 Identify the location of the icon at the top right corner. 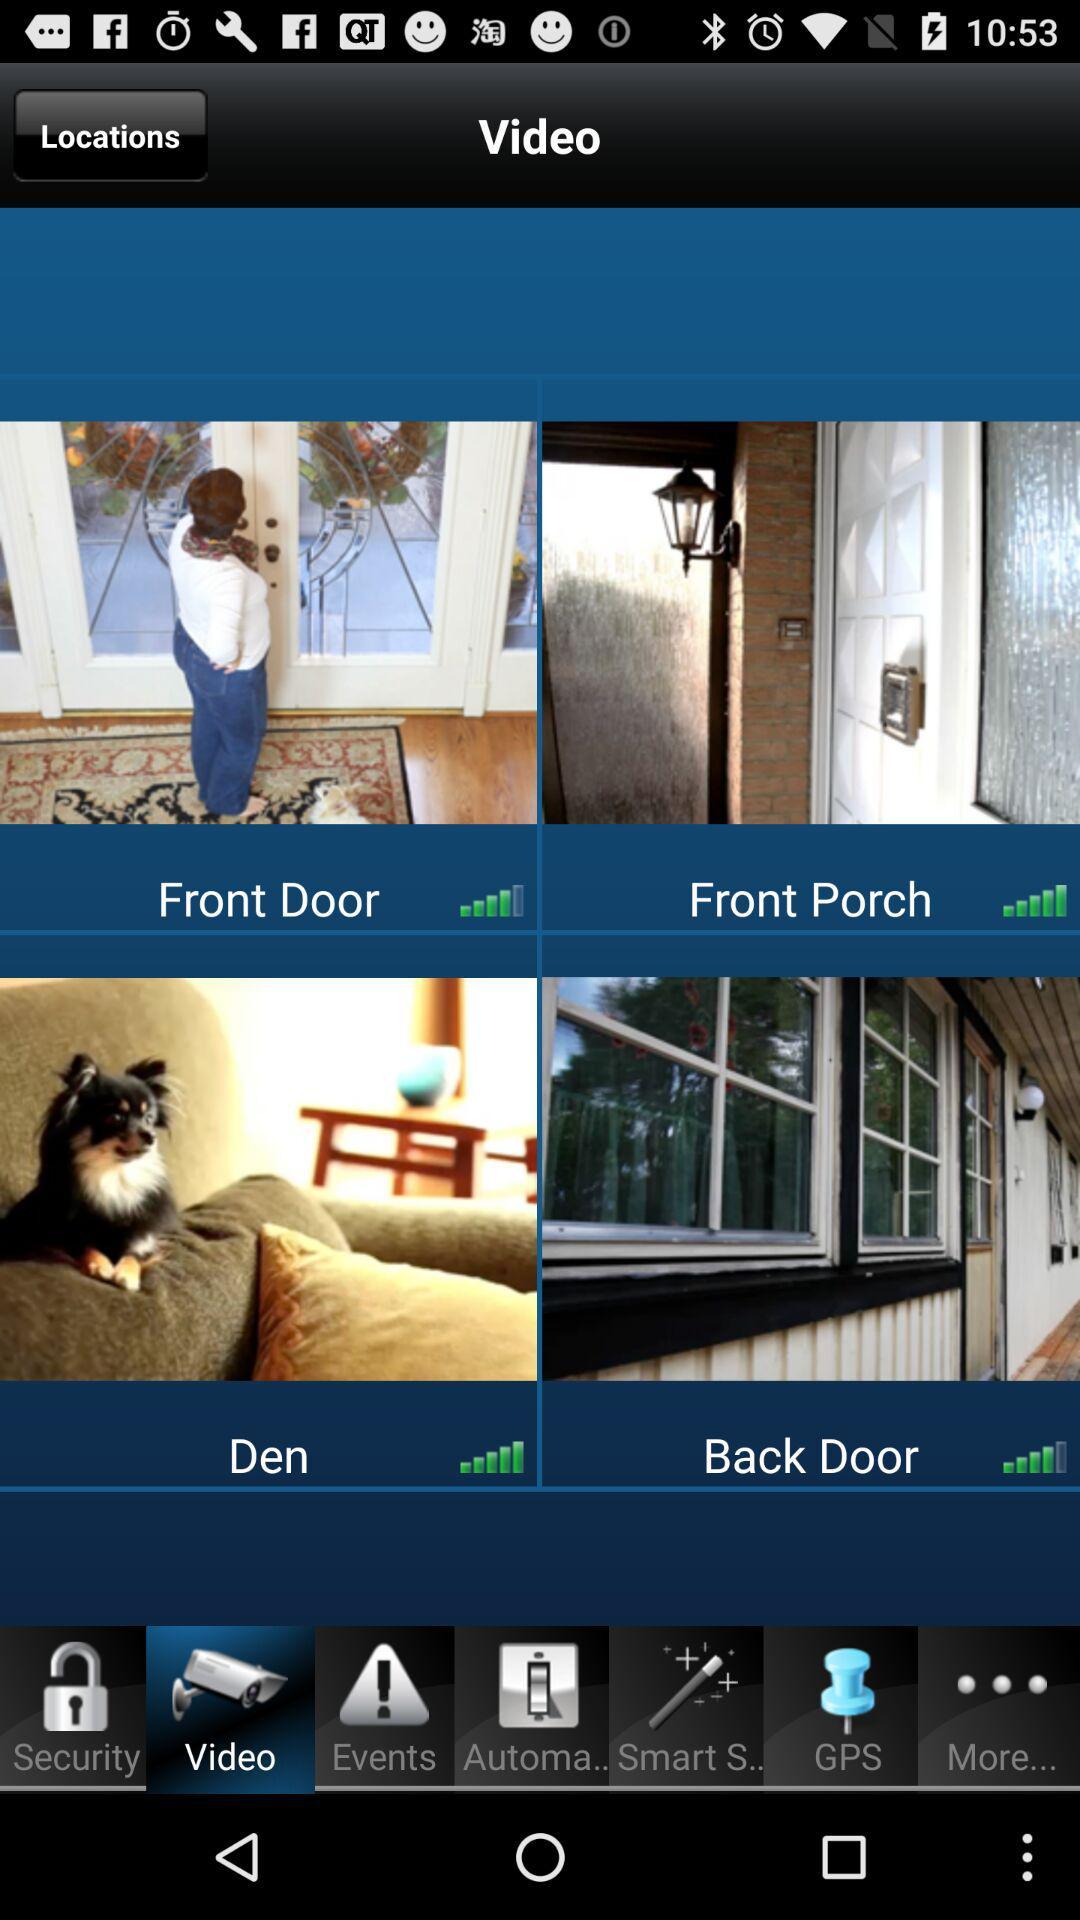
(811, 621).